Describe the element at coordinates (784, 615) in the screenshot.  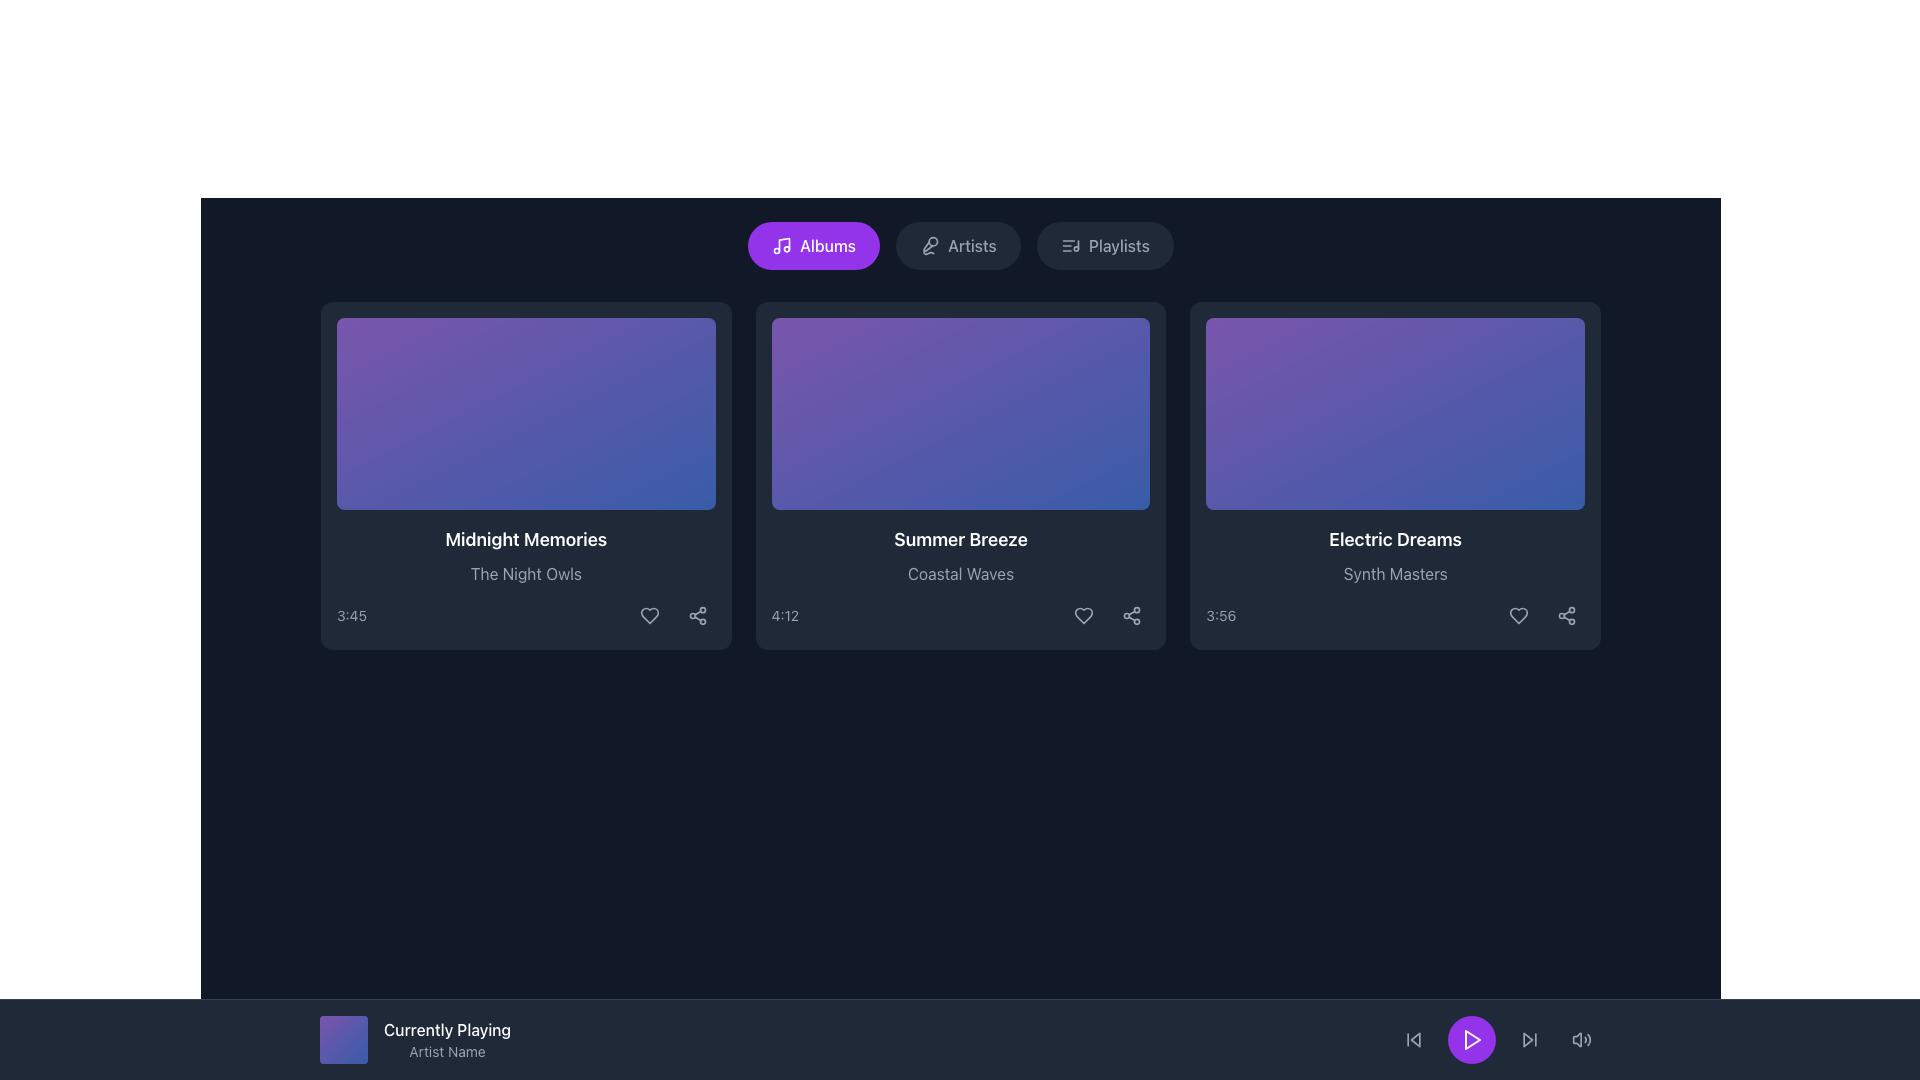
I see `the small gray text label displaying '4:12' located in the bottom-left corner of the 'Summer Breeze' album card` at that location.